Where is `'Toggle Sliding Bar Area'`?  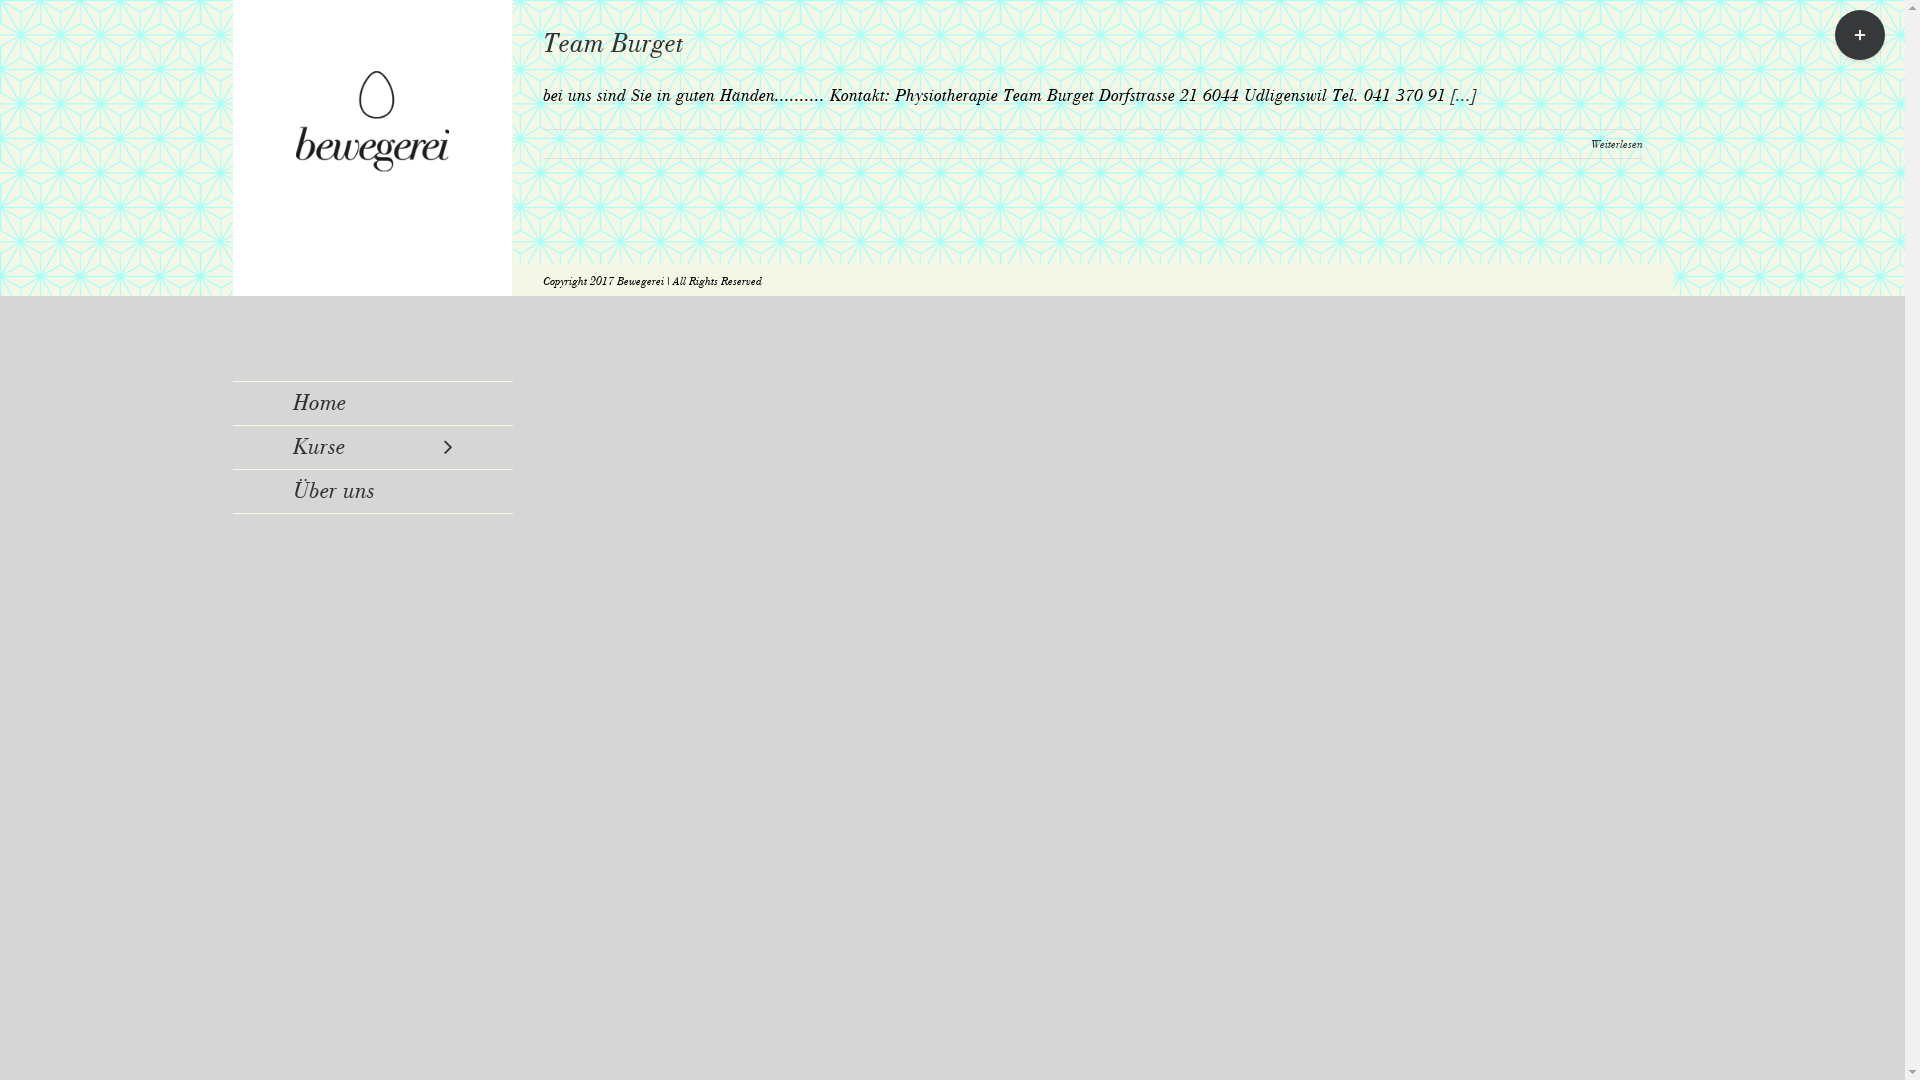
'Toggle Sliding Bar Area' is located at coordinates (1859, 34).